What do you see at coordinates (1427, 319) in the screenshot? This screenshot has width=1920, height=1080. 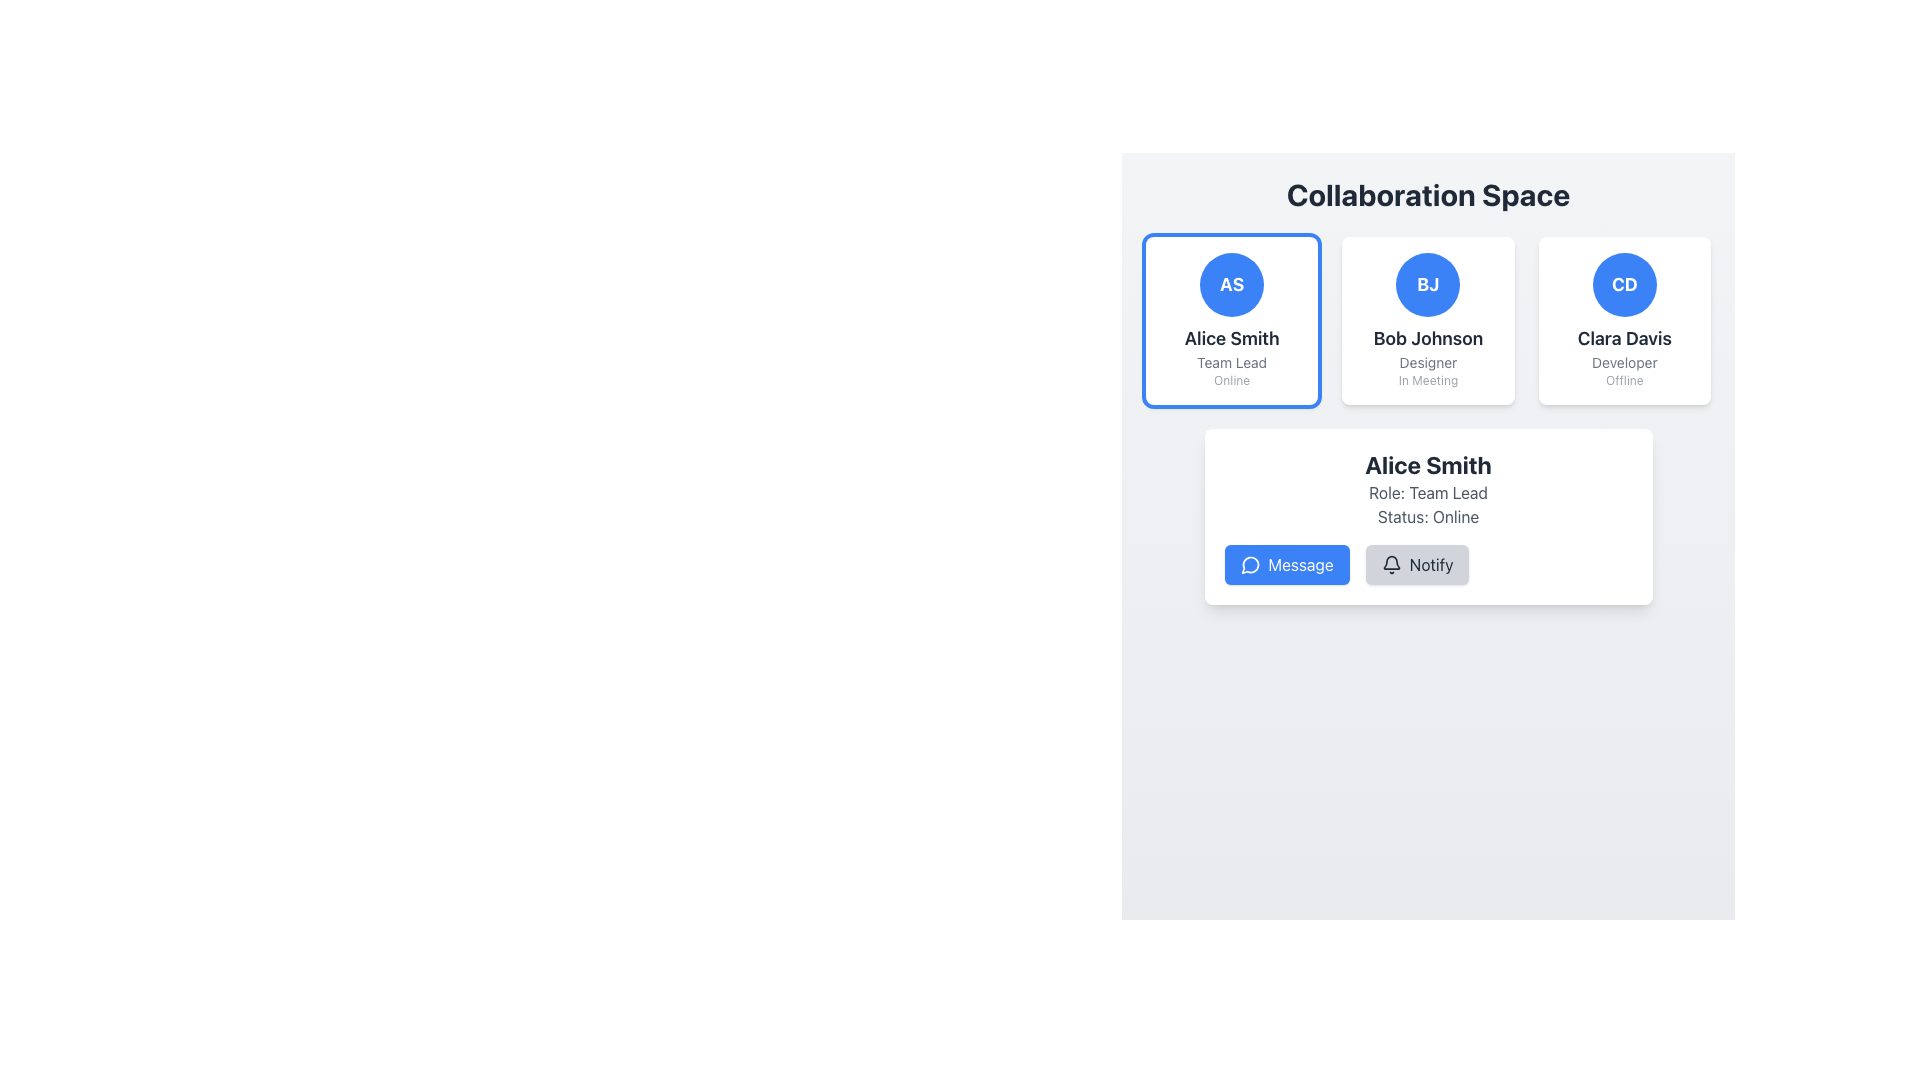 I see `the interactive card displaying information about the team member` at bounding box center [1427, 319].